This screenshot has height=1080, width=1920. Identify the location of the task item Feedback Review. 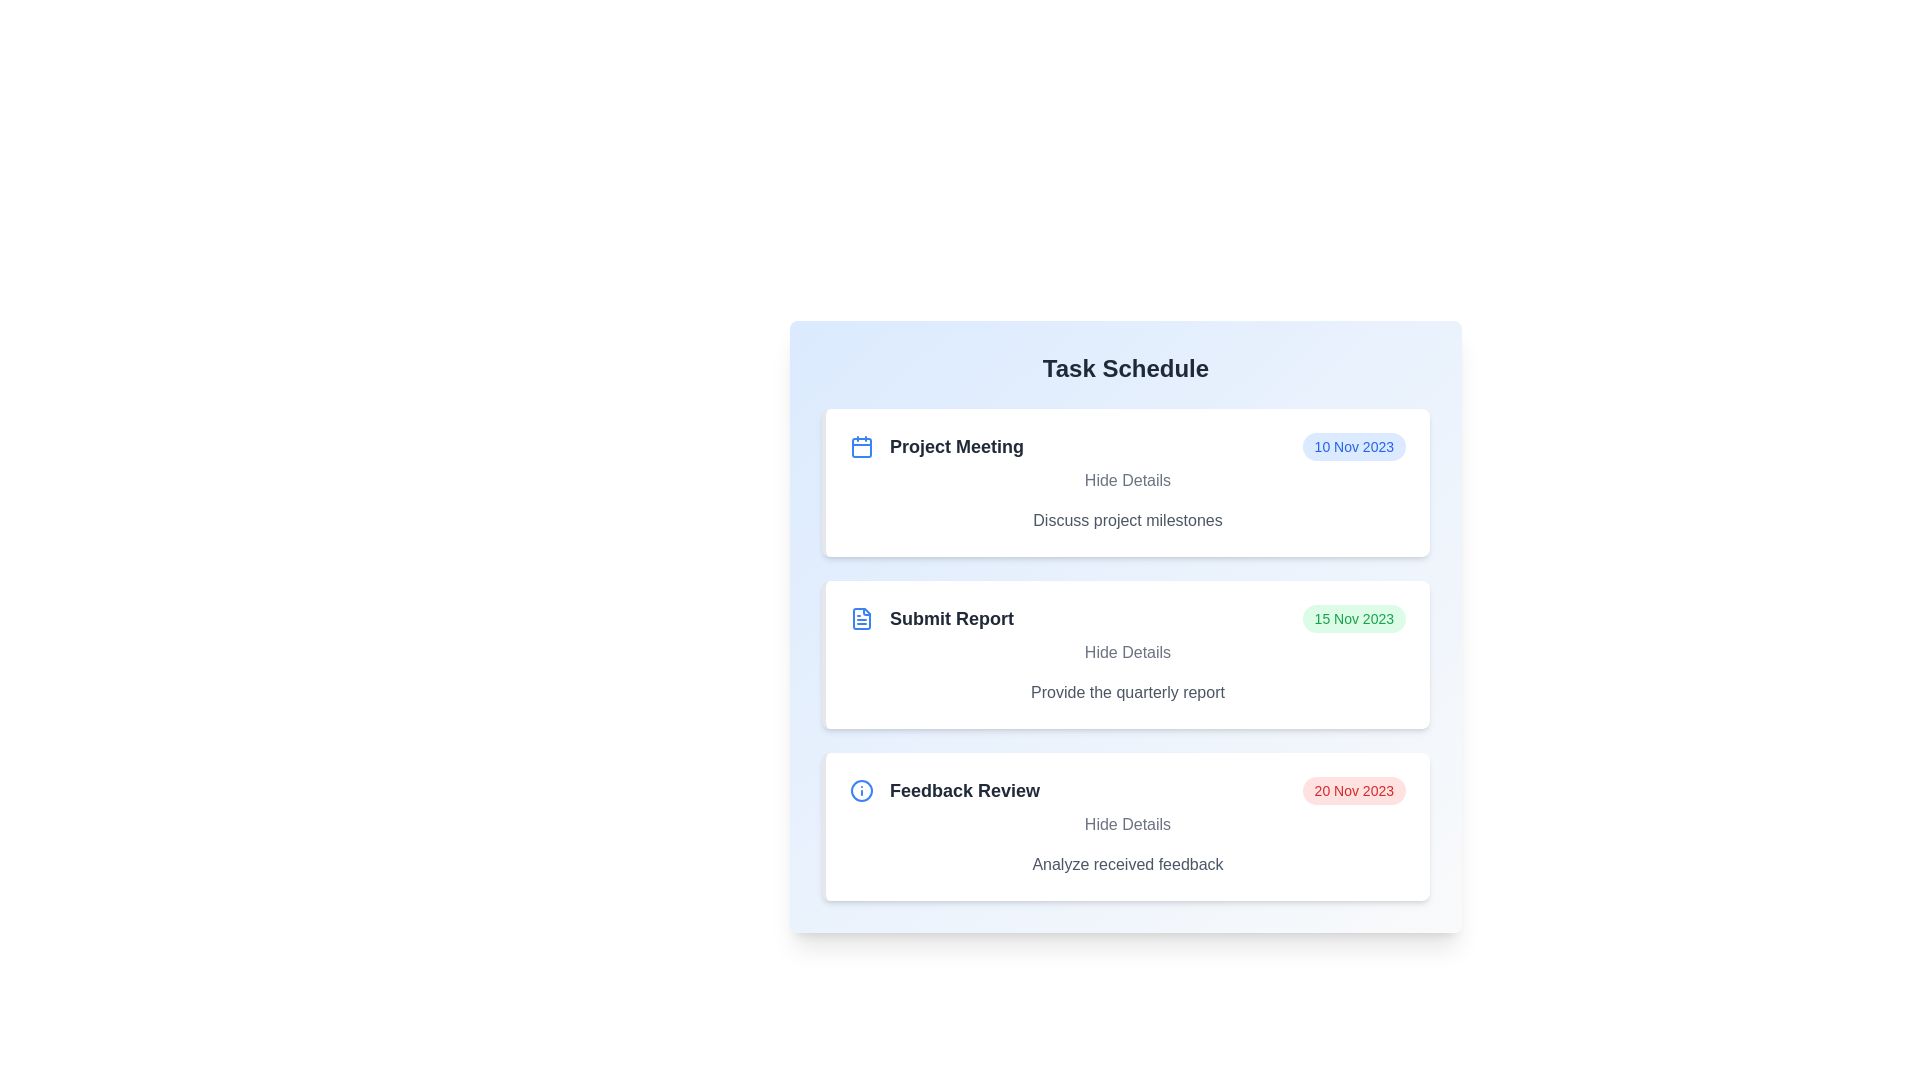
(1126, 826).